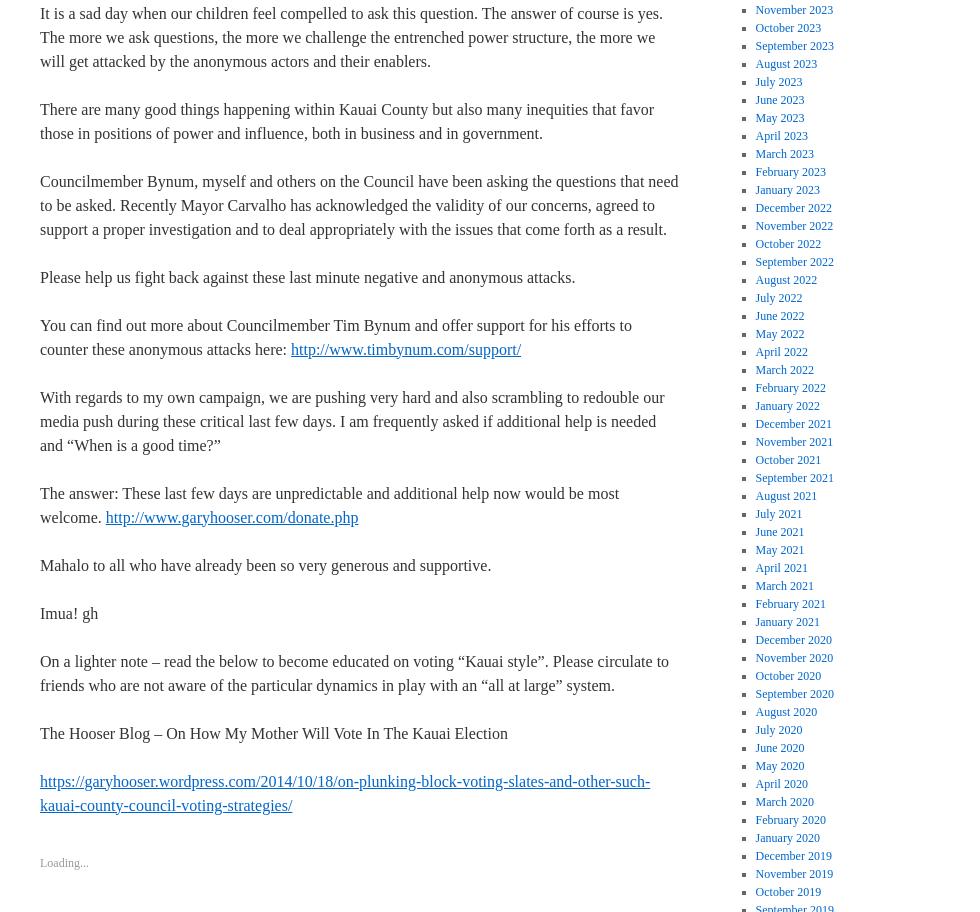 The width and height of the screenshot is (980, 912). I want to click on 'February 2020', so click(754, 817).